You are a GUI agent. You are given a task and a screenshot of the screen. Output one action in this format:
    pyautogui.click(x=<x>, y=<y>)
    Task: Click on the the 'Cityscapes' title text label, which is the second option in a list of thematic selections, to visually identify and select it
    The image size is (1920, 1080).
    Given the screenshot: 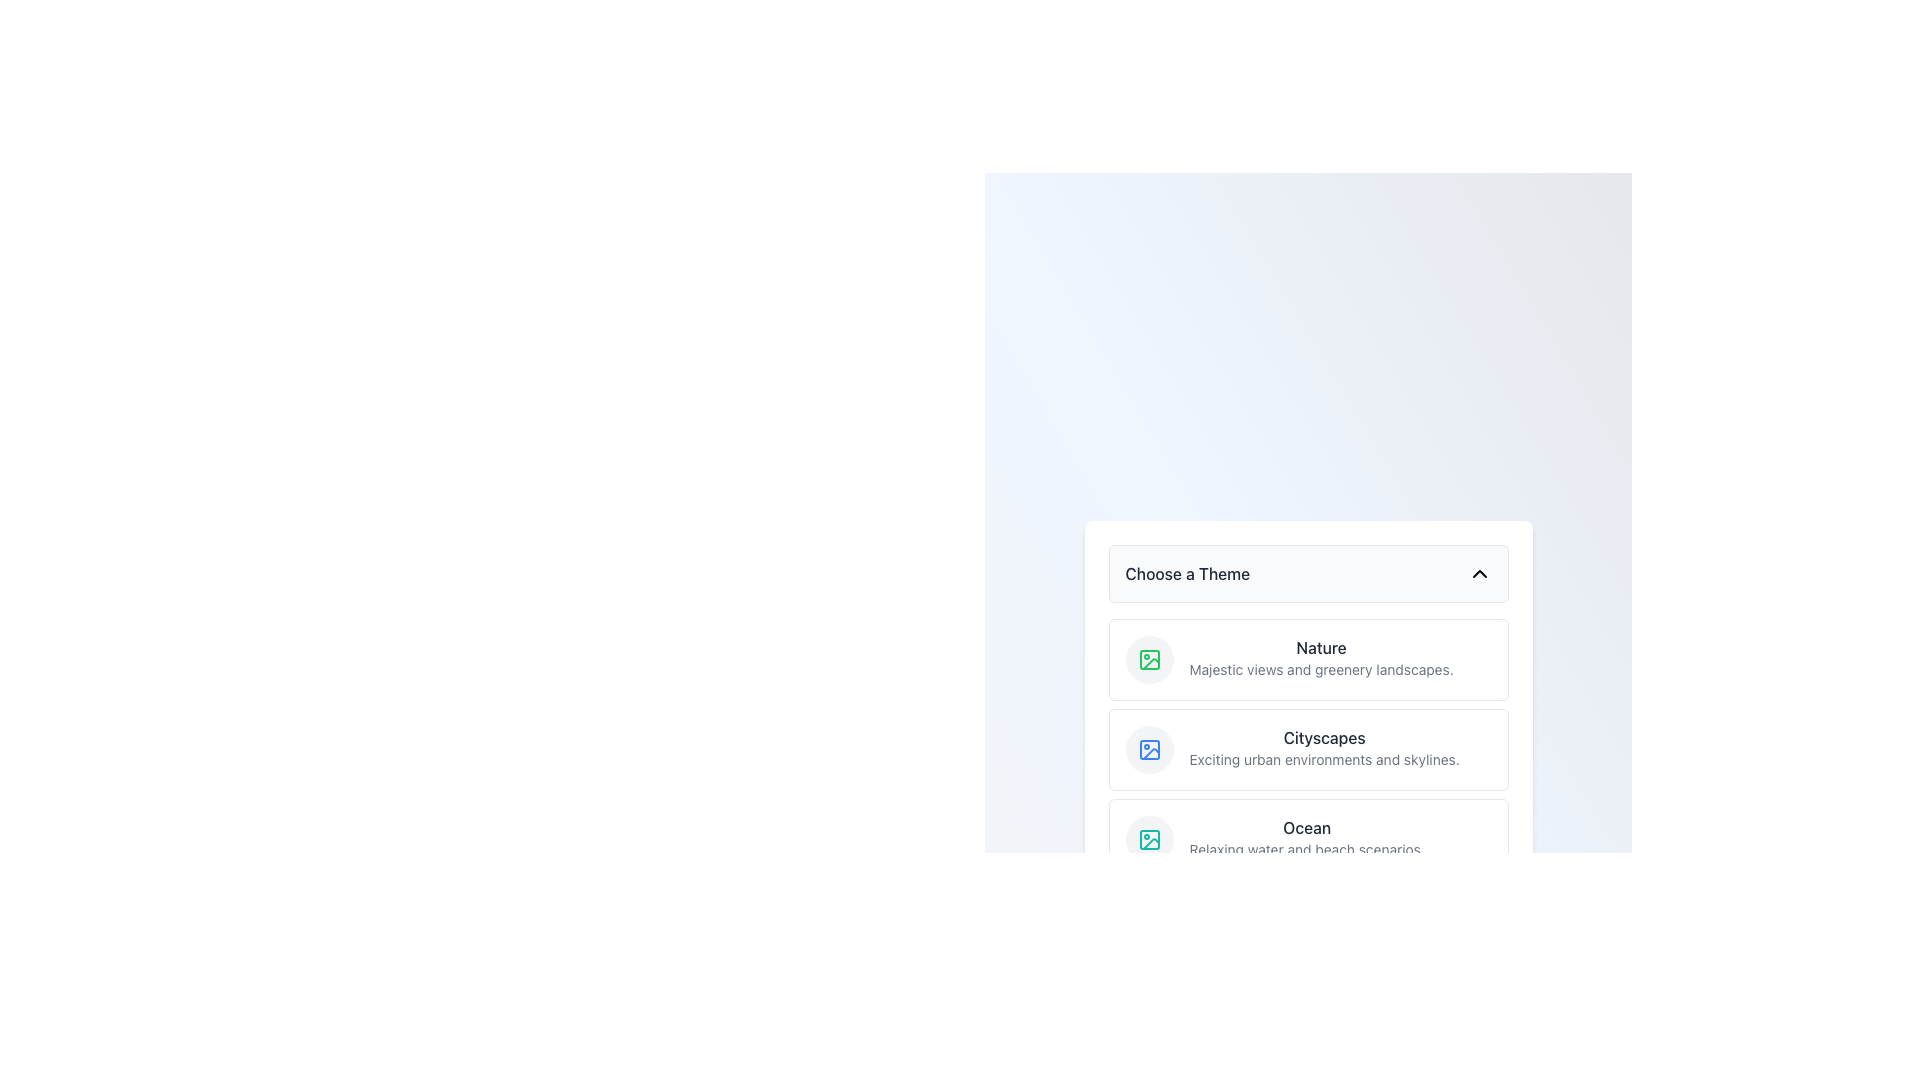 What is the action you would take?
    pyautogui.click(x=1324, y=737)
    